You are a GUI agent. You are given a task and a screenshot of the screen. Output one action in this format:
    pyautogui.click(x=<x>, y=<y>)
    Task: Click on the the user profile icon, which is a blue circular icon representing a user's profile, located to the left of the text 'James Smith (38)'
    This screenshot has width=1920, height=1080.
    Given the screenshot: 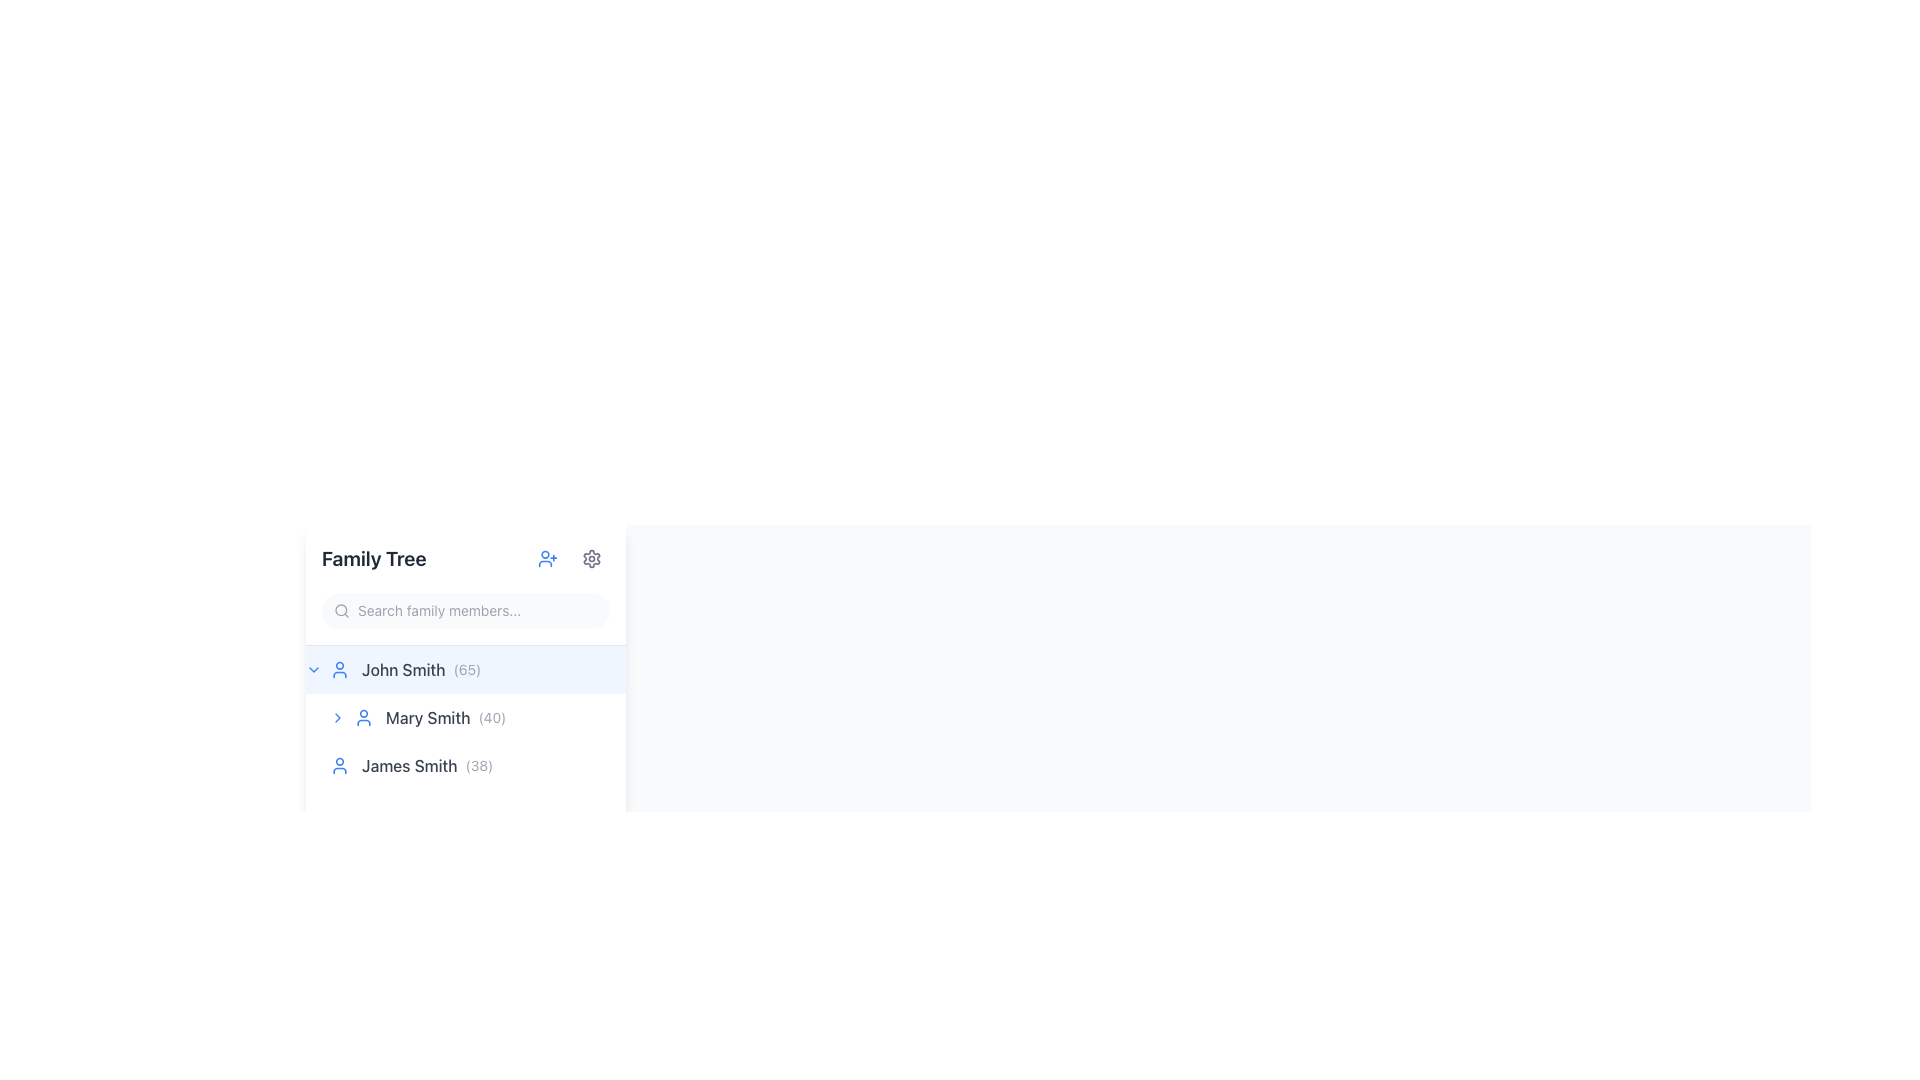 What is the action you would take?
    pyautogui.click(x=340, y=765)
    